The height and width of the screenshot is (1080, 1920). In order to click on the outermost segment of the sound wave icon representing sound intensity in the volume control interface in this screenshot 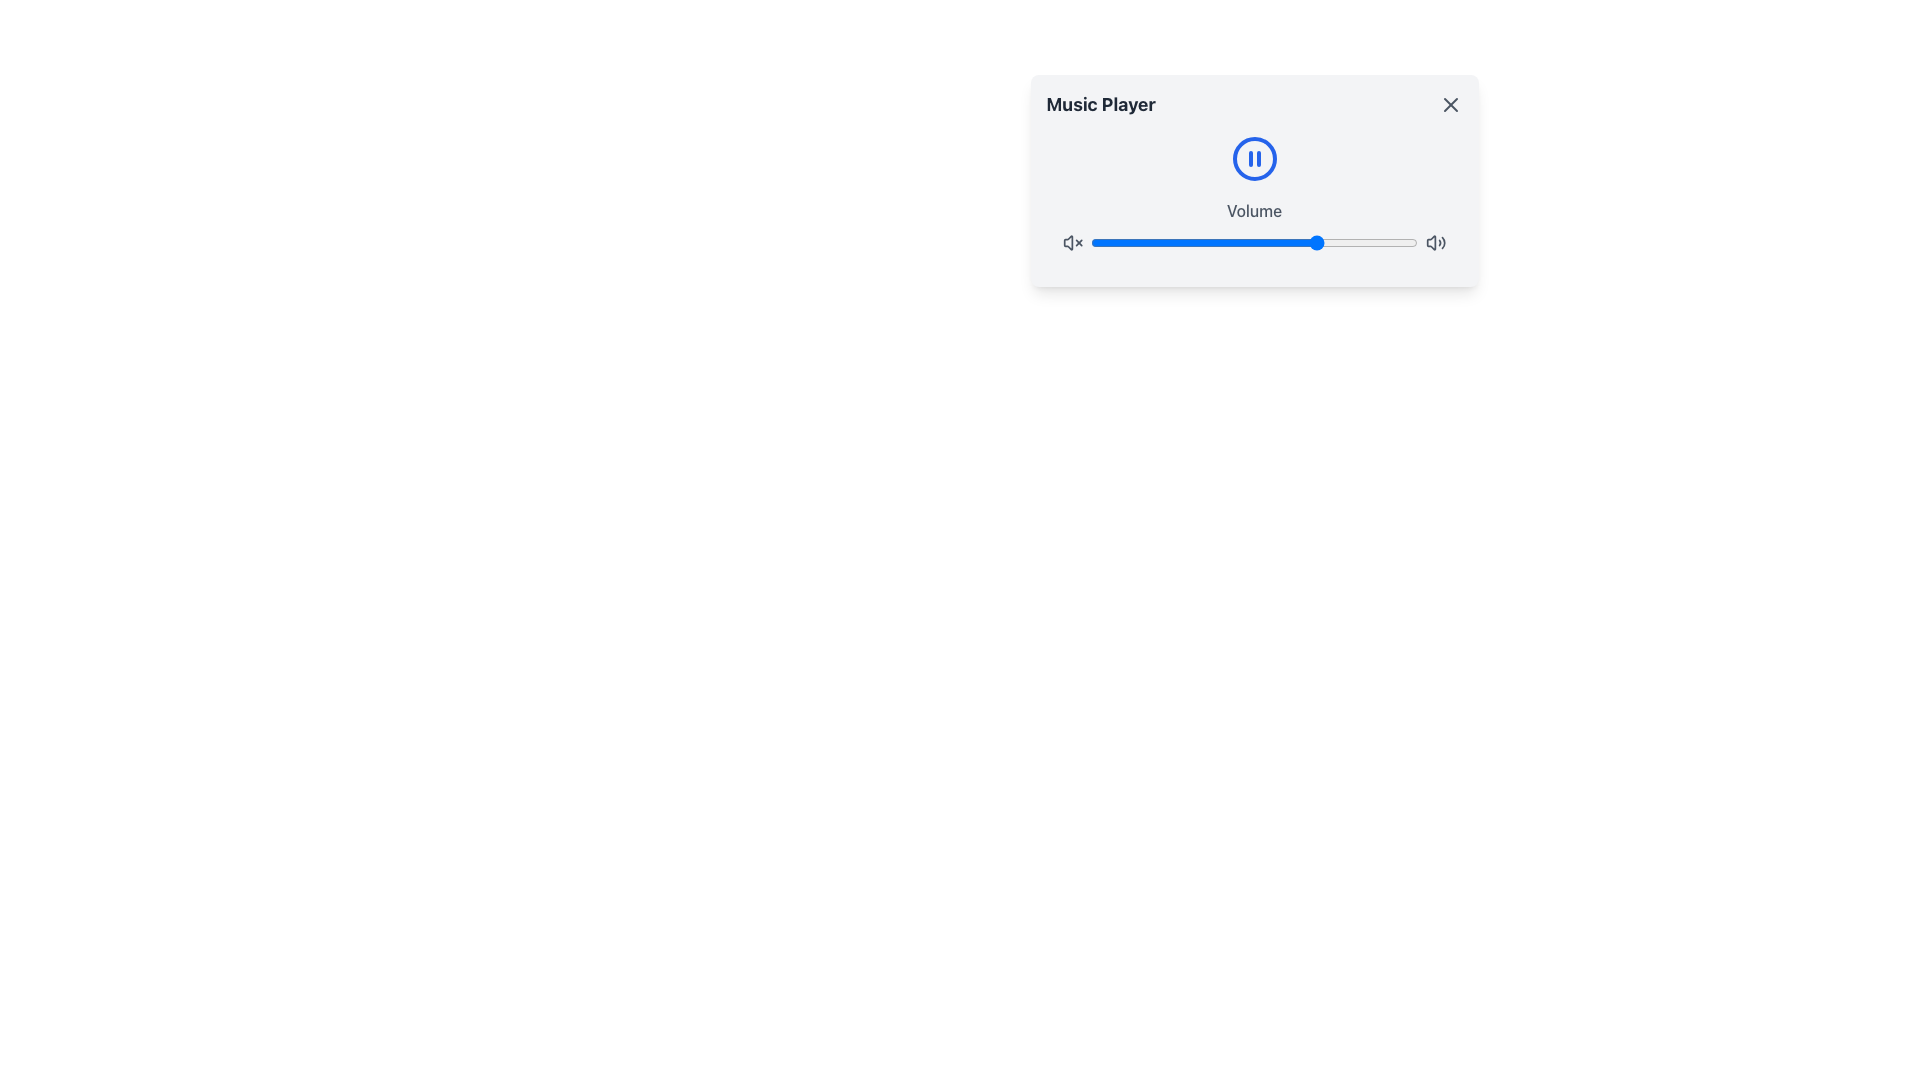, I will do `click(1443, 242)`.